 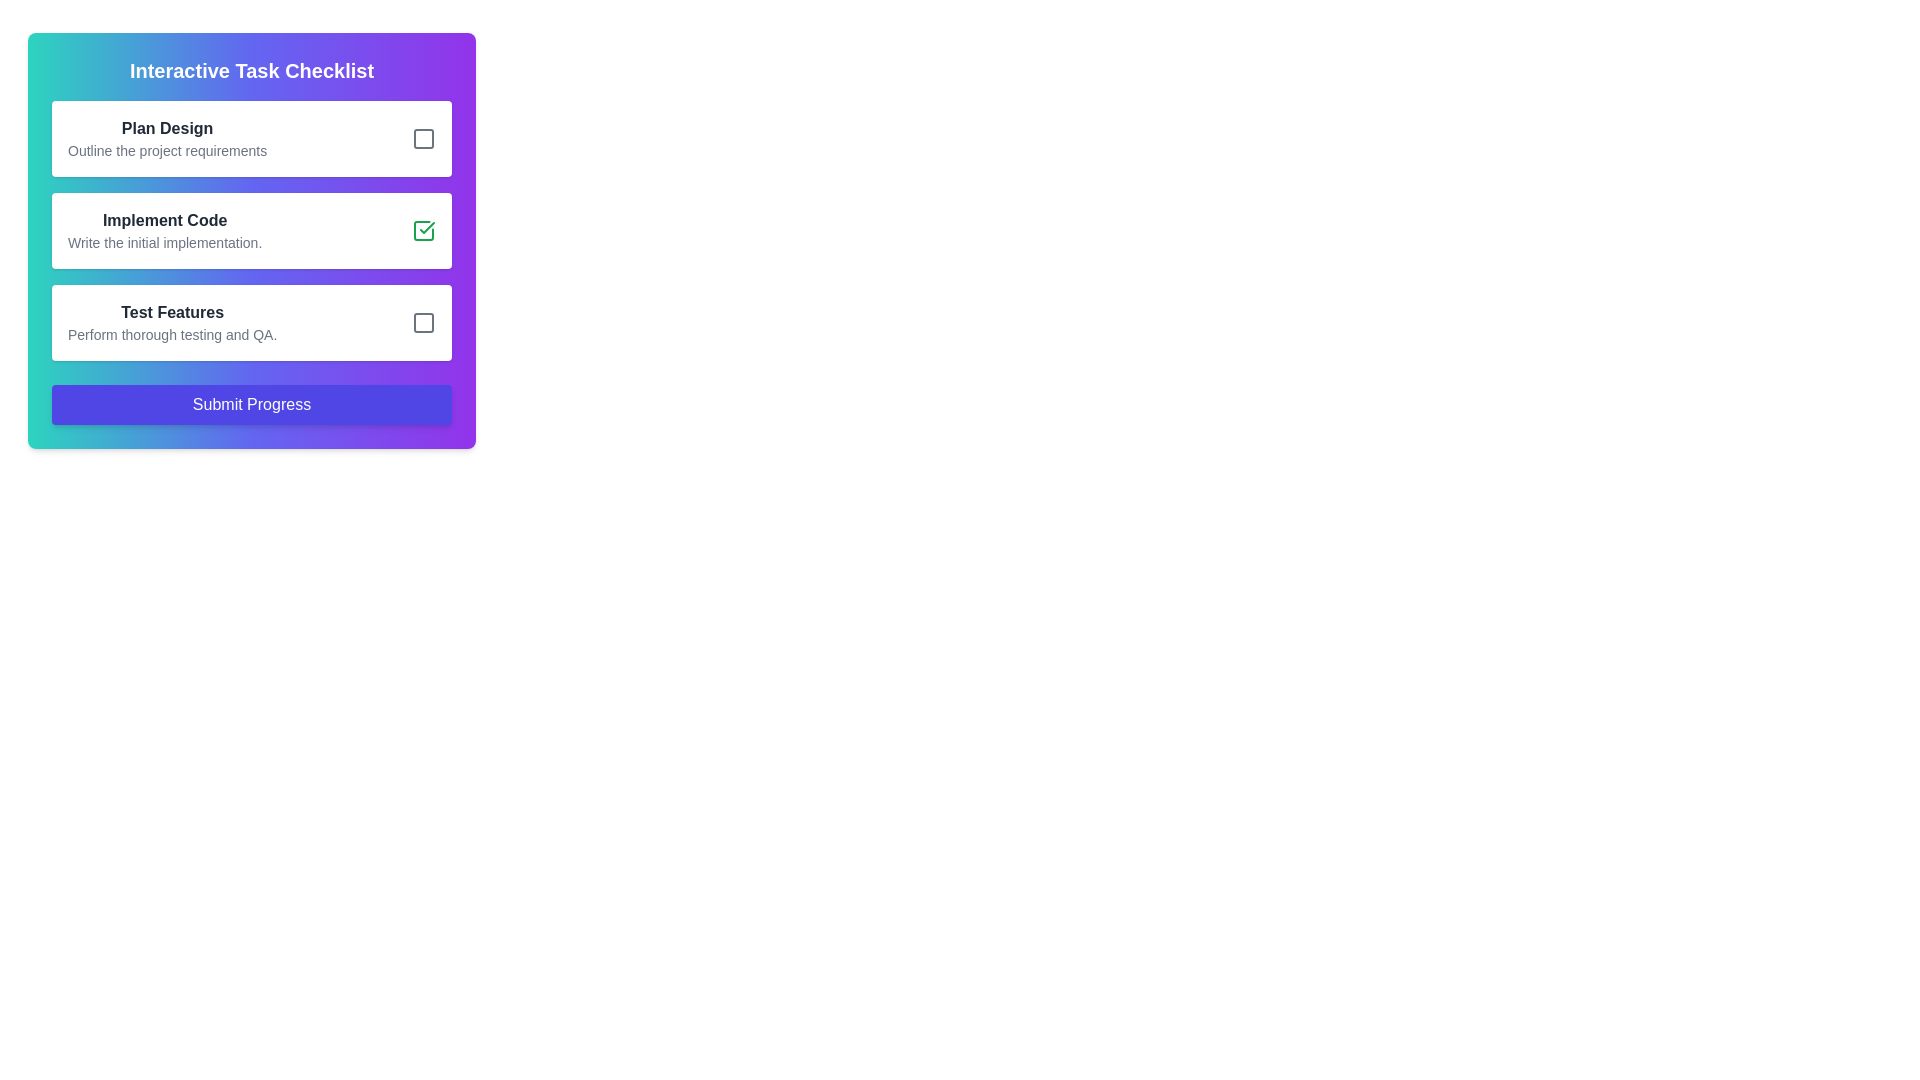 I want to click on the task completion icon for the 'Implement Code' step in the 'Interactive Task Checklist', so click(x=426, y=226).